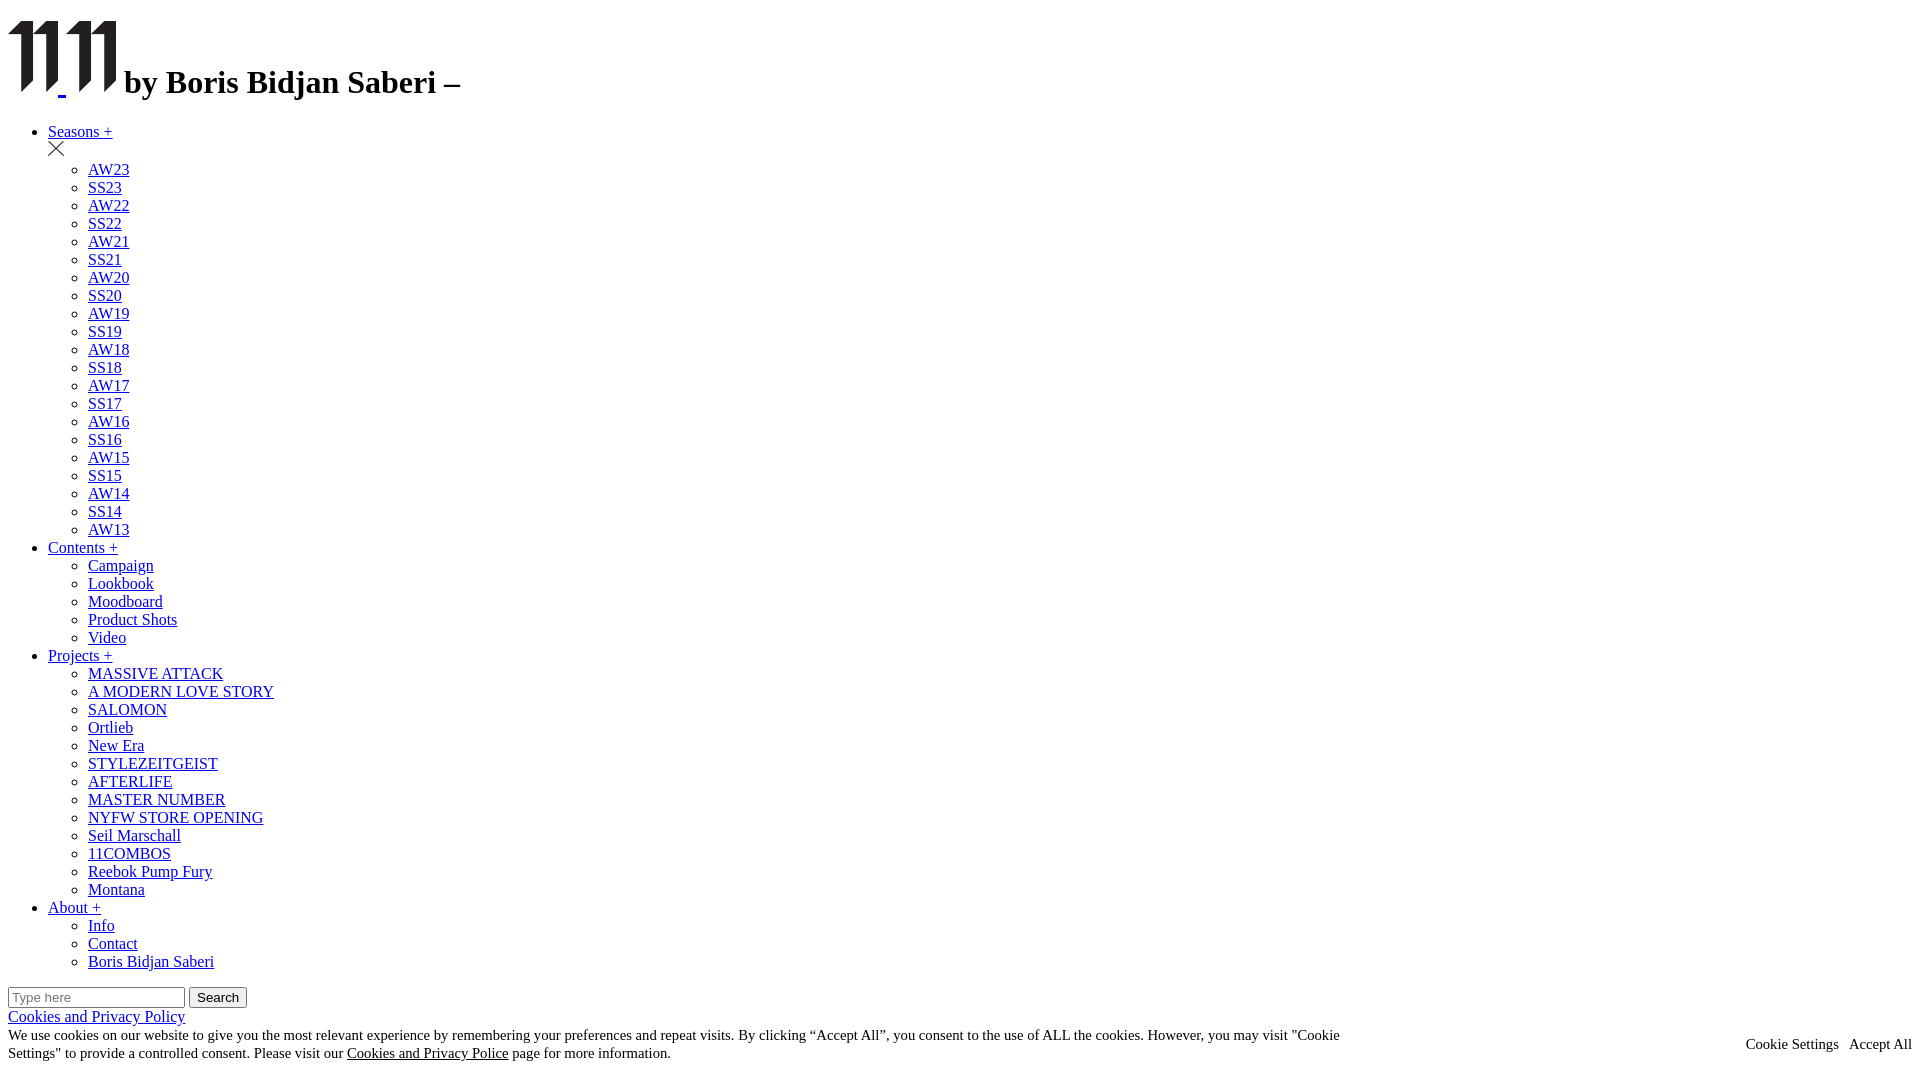 The width and height of the screenshot is (1920, 1080). I want to click on 'NYFW STORE OPENING', so click(175, 817).